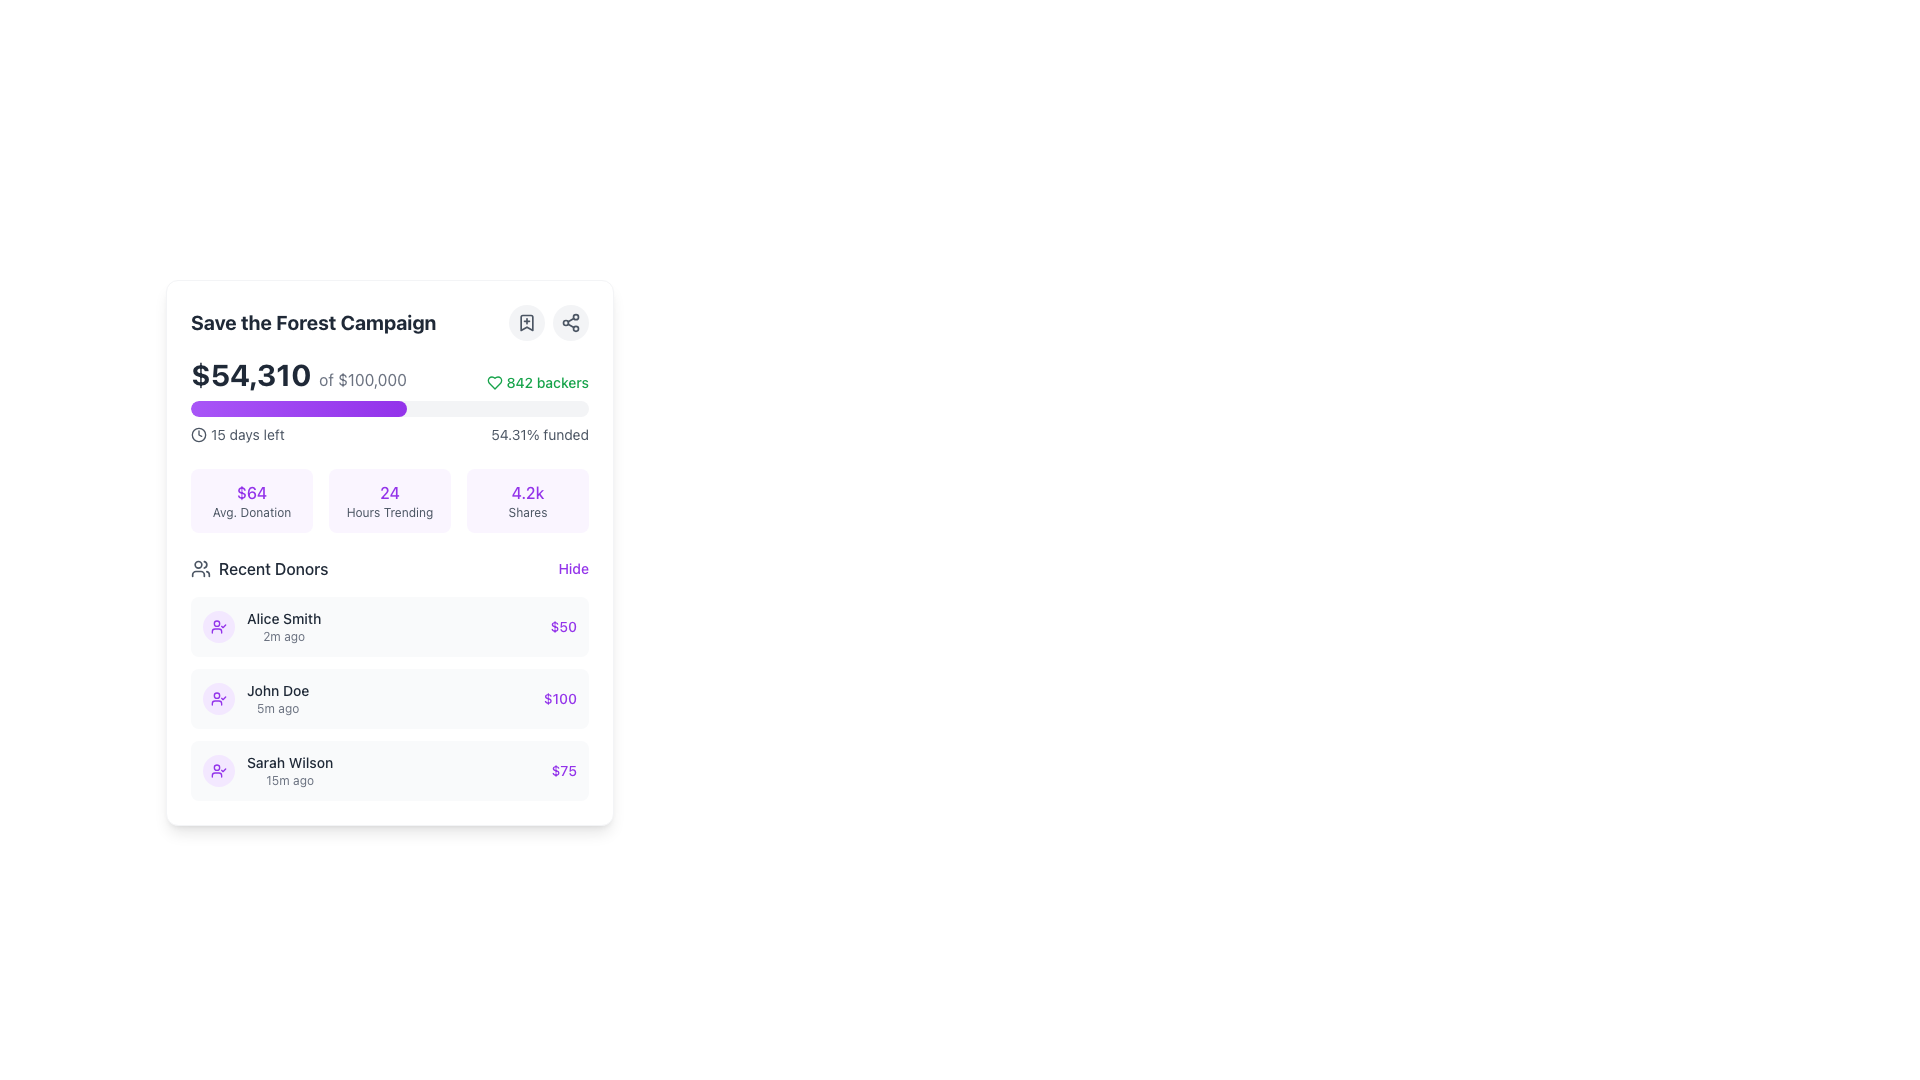 The width and height of the screenshot is (1920, 1080). Describe the element at coordinates (363, 380) in the screenshot. I see `the text label displaying 'of $100,000', which is light gray and smaller than the bold '$54,310' figure, located immediately to its right within the donation progress update section` at that location.